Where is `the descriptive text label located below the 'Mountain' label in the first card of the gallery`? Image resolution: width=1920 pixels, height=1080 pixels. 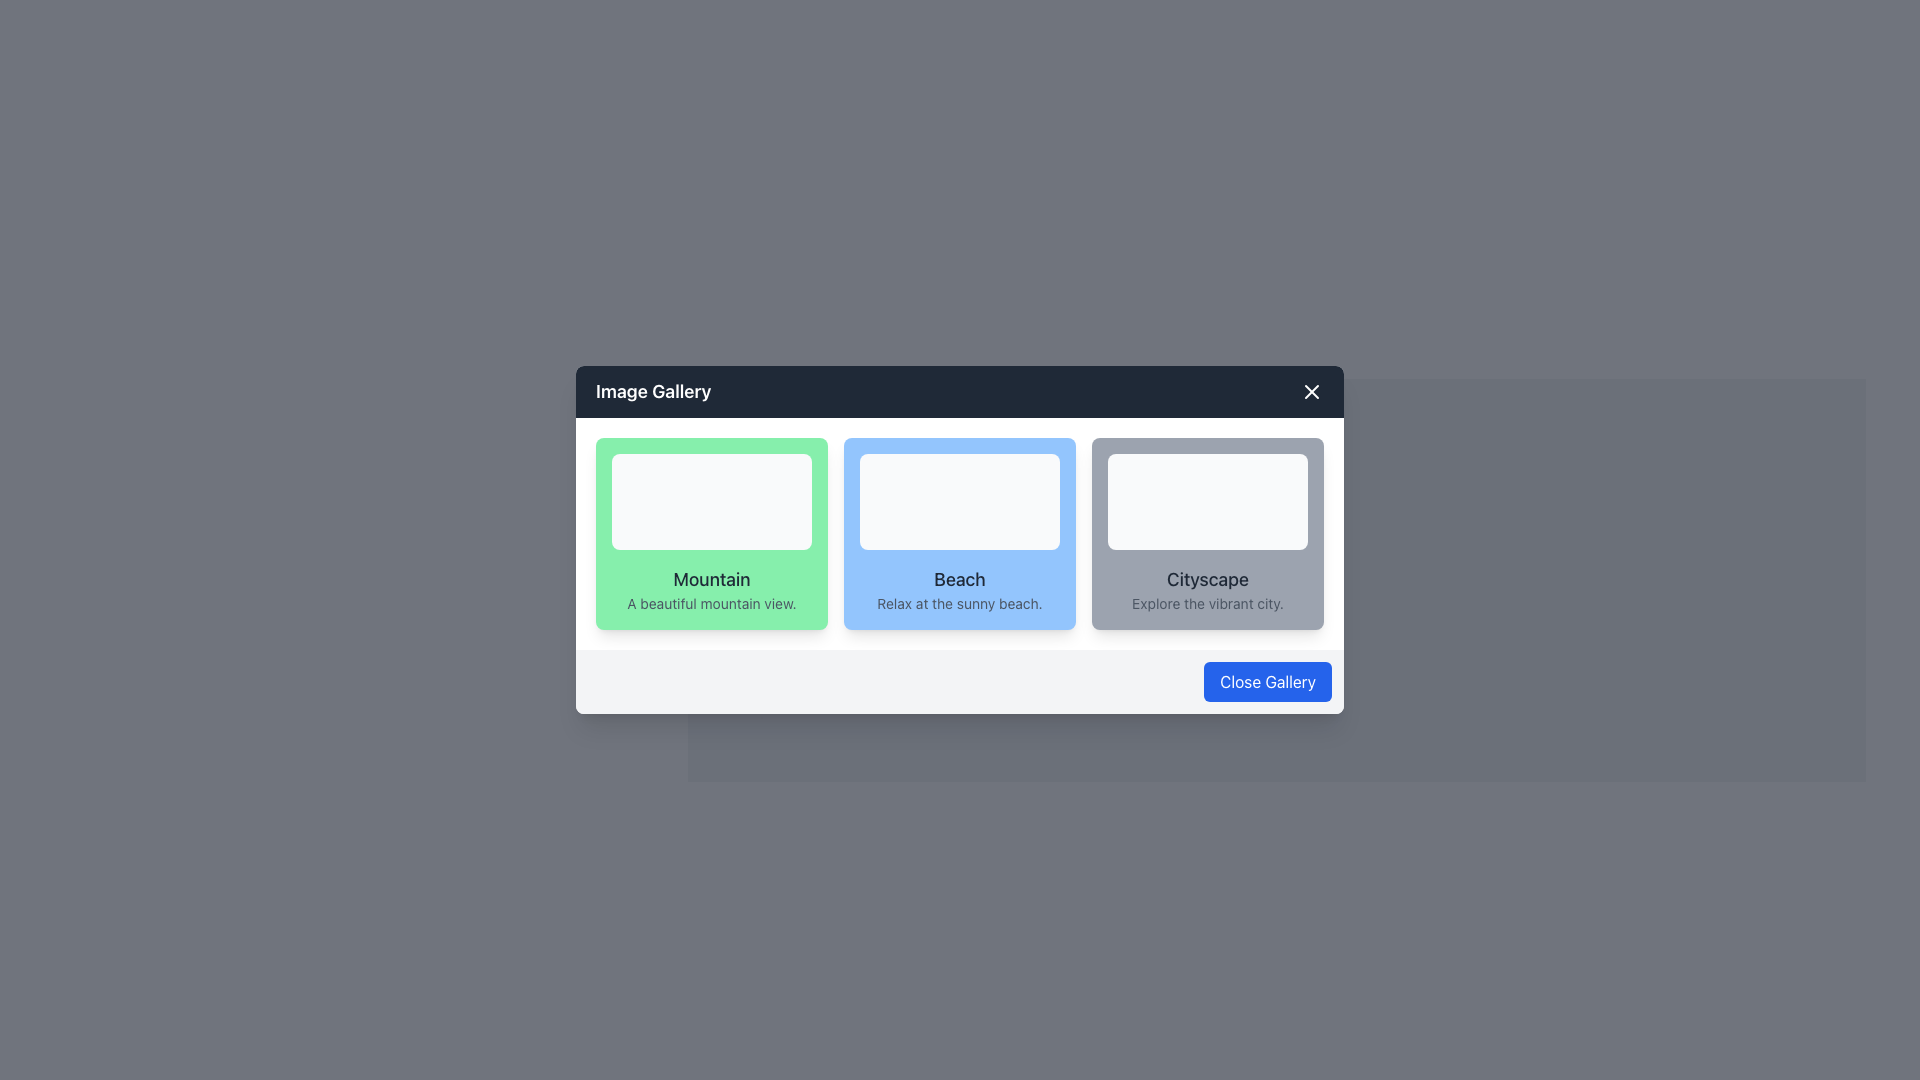
the descriptive text label located below the 'Mountain' label in the first card of the gallery is located at coordinates (711, 603).